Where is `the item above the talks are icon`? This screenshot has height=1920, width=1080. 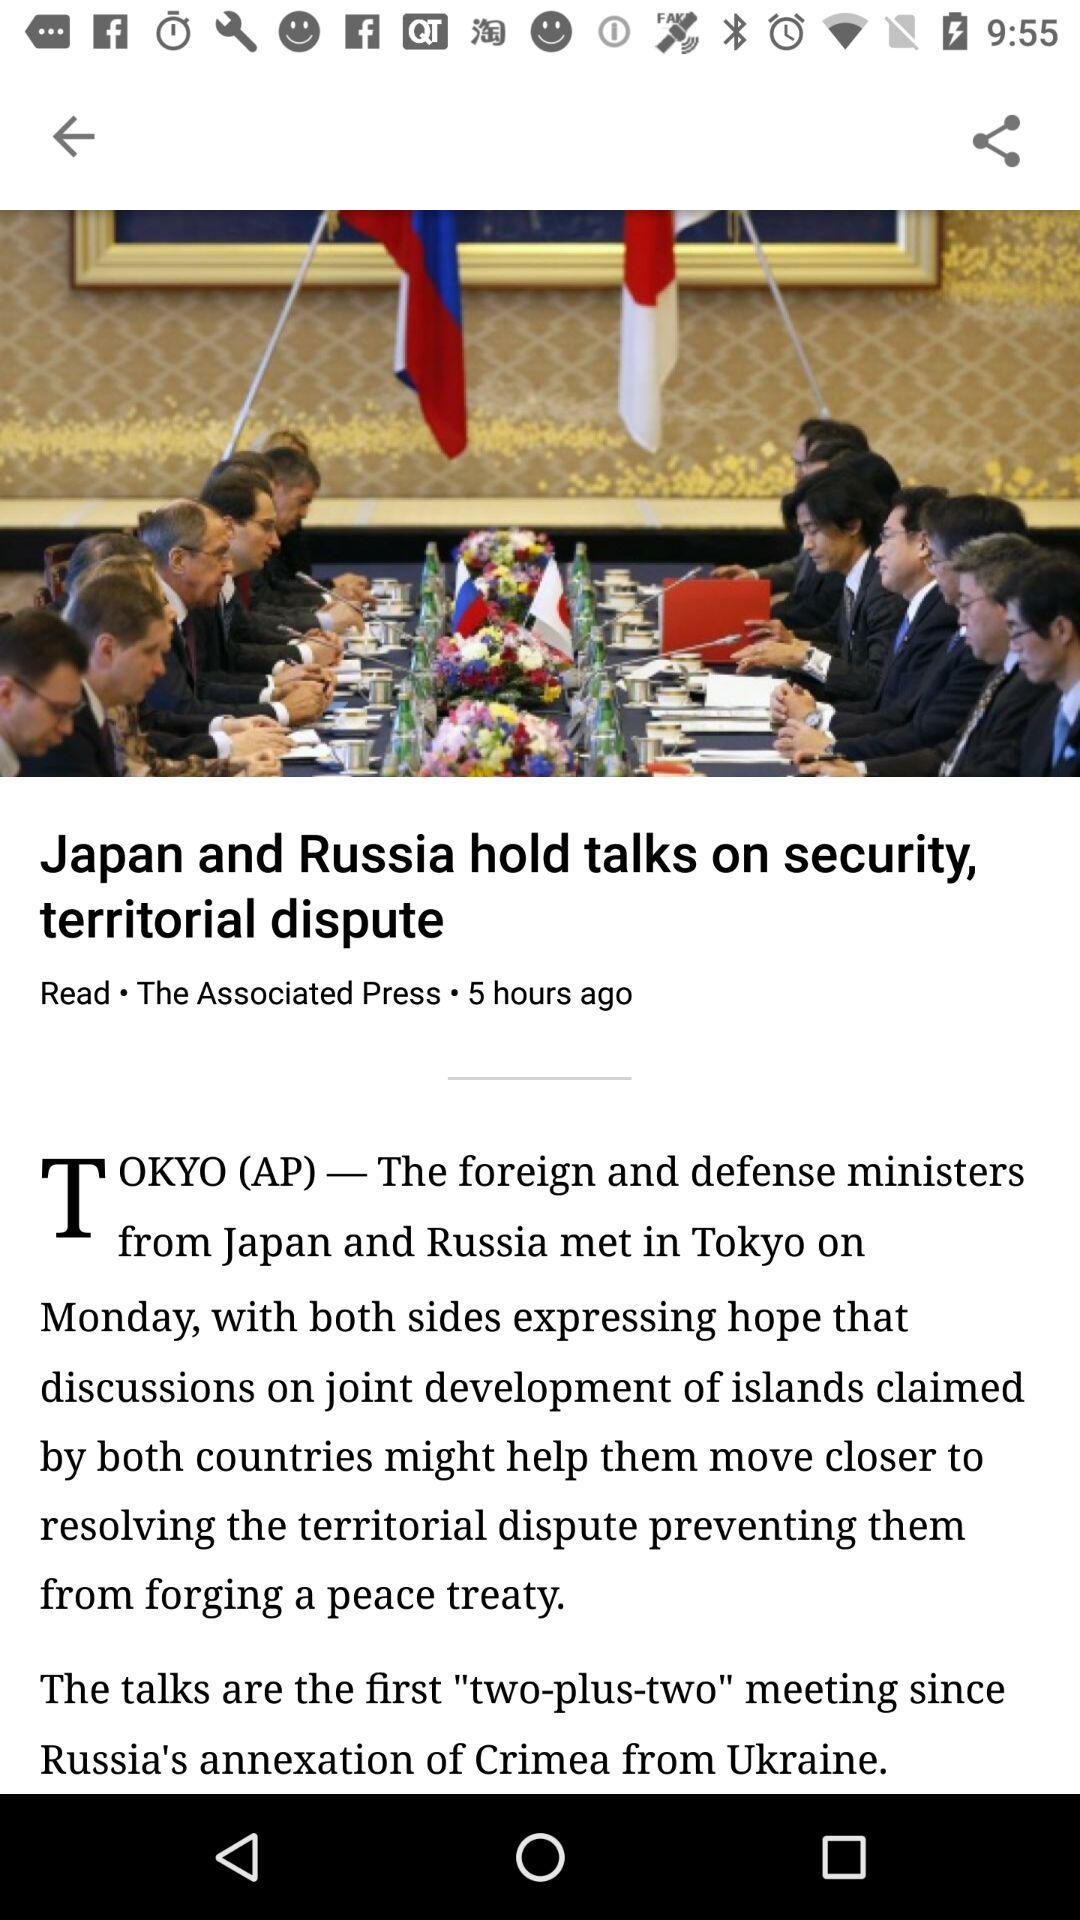
the item above the talks are icon is located at coordinates (540, 1454).